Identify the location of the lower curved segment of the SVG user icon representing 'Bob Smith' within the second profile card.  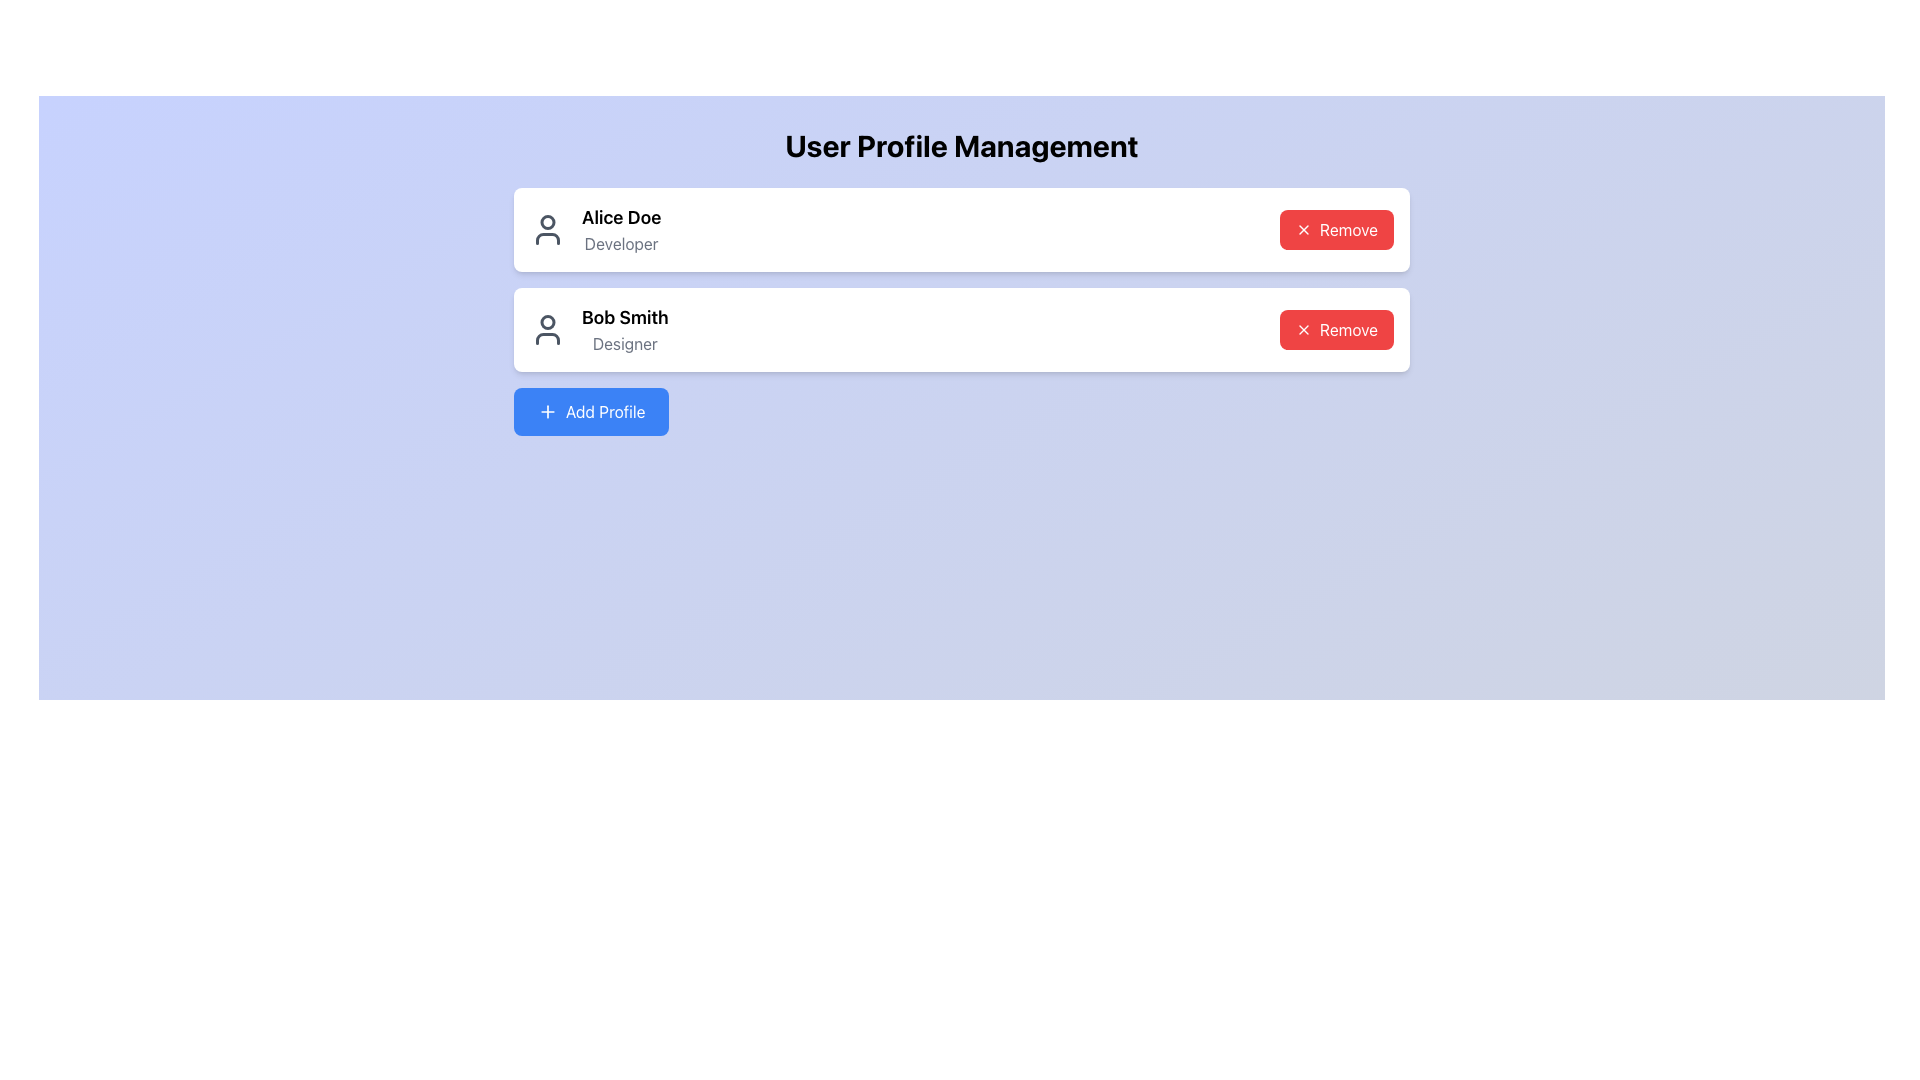
(547, 338).